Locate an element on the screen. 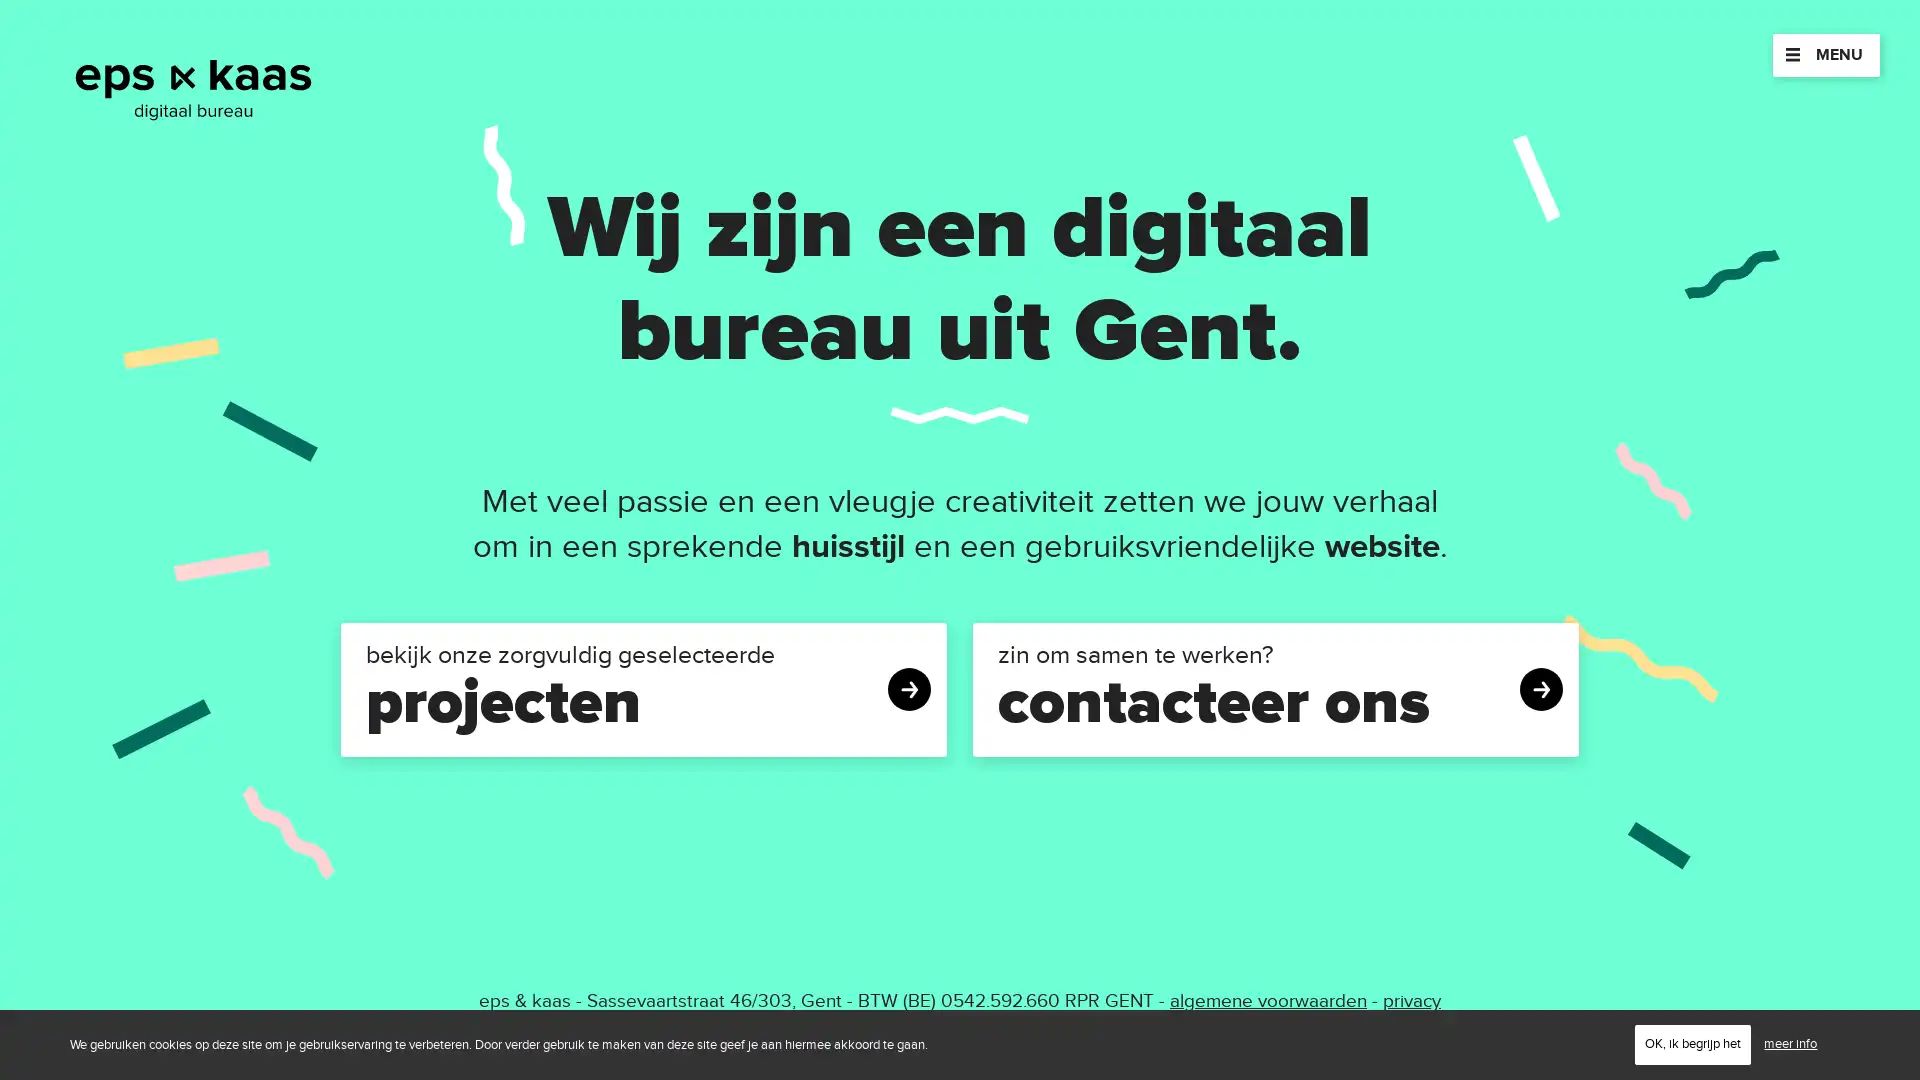  OK, ik begrijp het is located at coordinates (1692, 1043).